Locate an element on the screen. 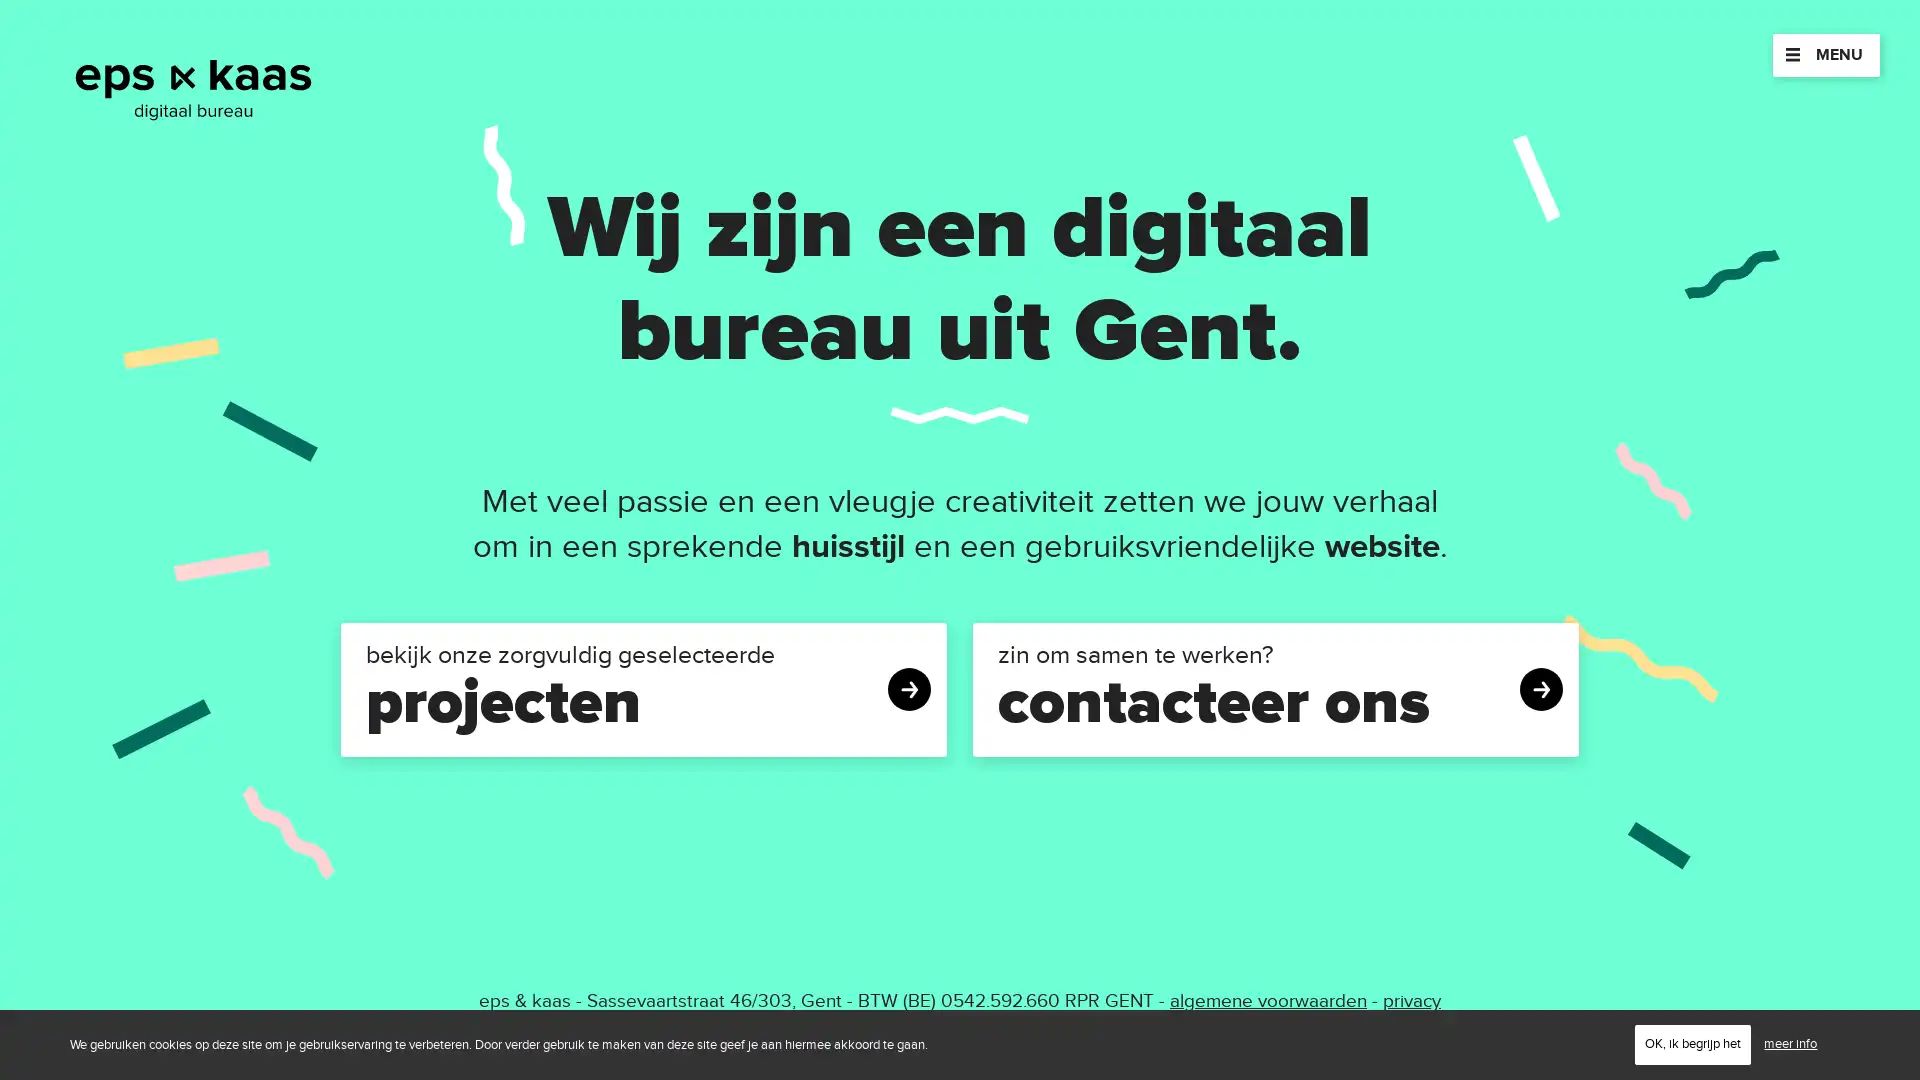  OK, ik begrijp het is located at coordinates (1692, 1043).